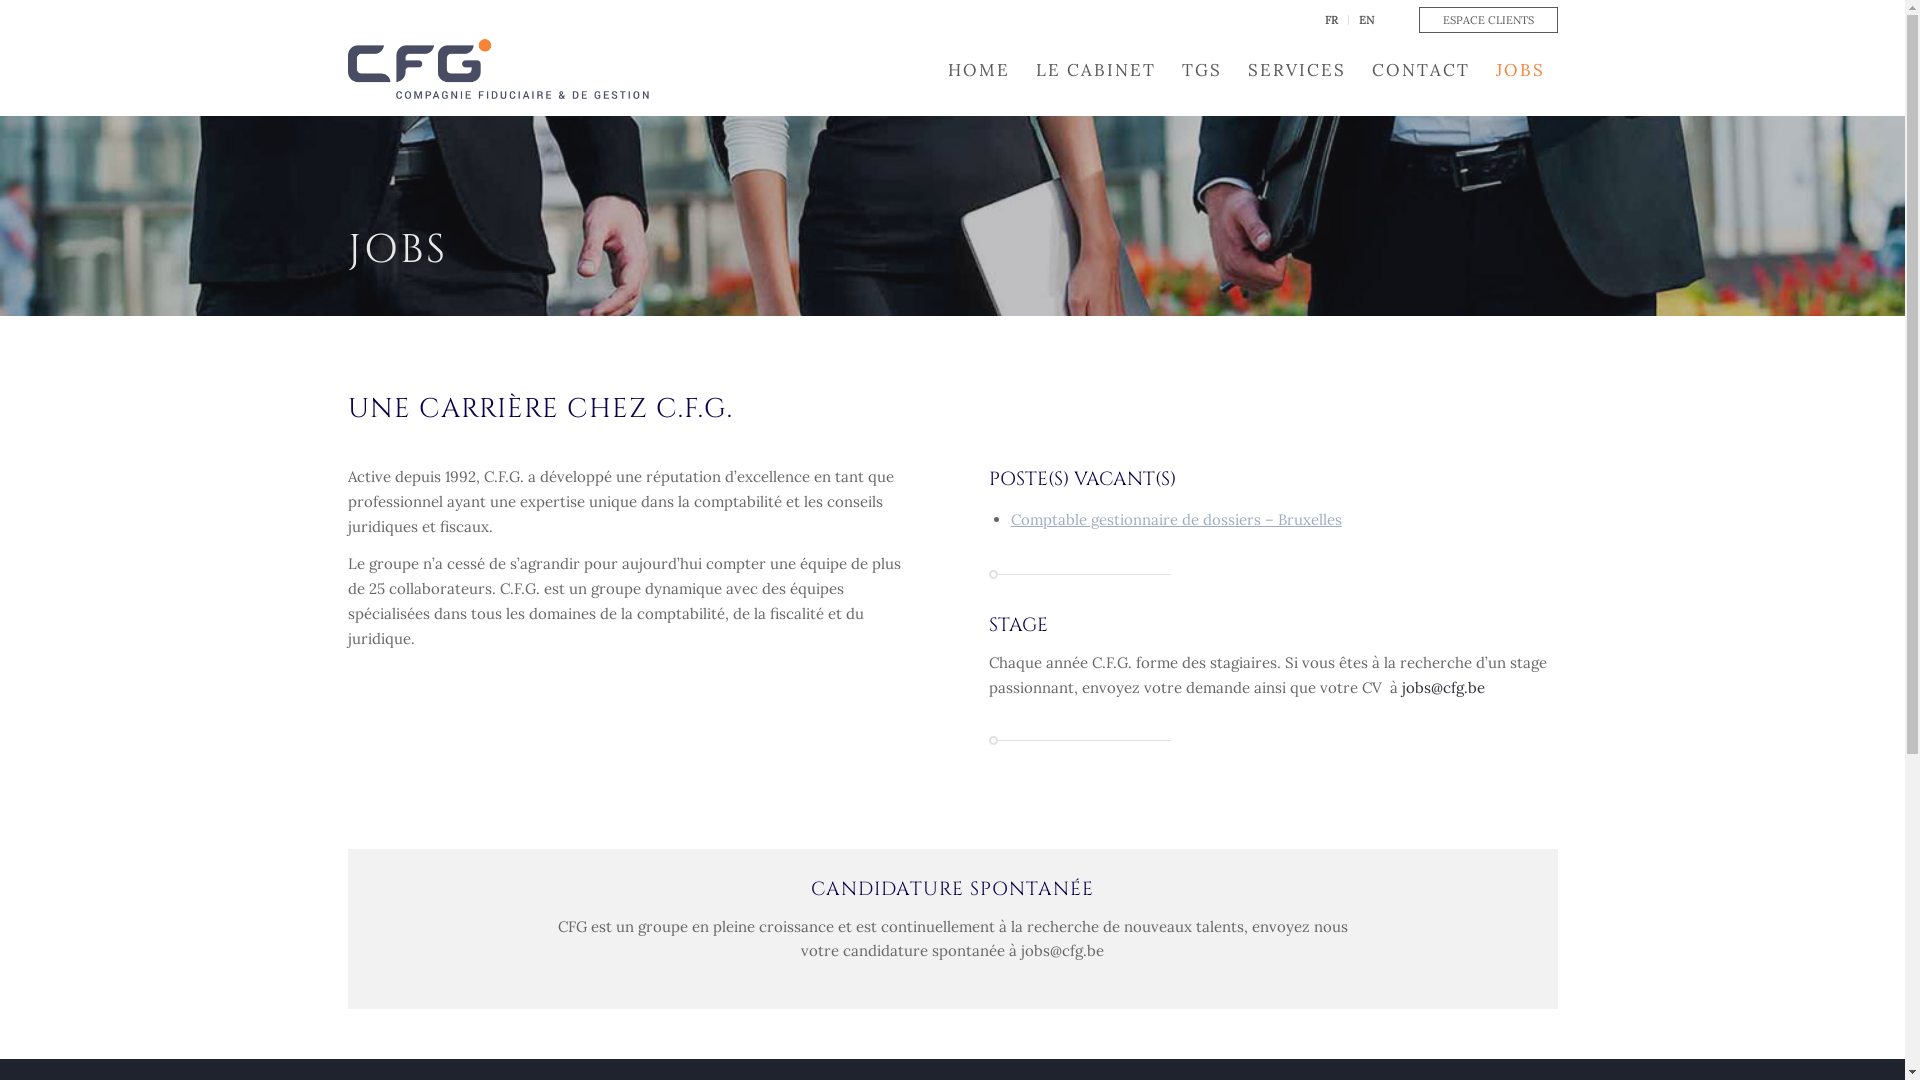  I want to click on 'HOME', so click(933, 68).